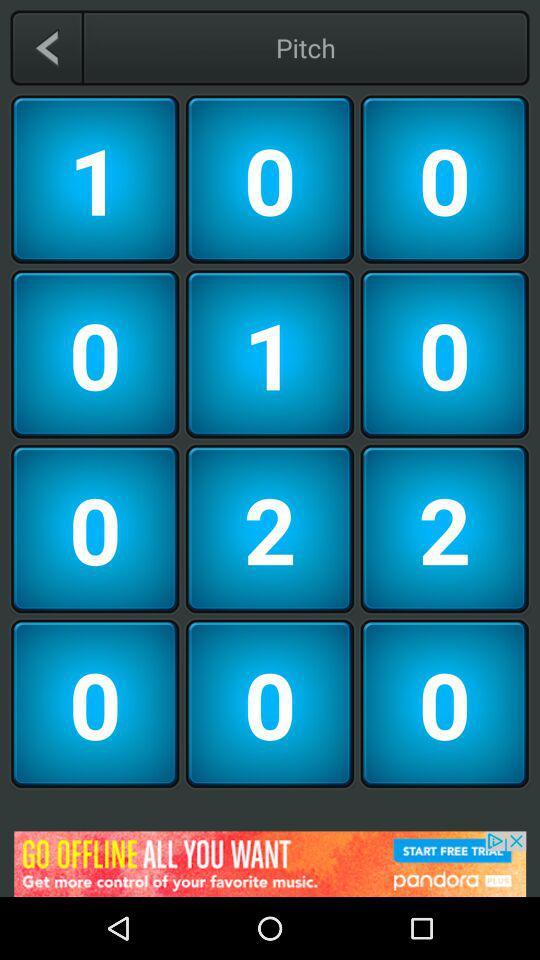  Describe the element at coordinates (270, 863) in the screenshot. I see `goes to an advertisement` at that location.